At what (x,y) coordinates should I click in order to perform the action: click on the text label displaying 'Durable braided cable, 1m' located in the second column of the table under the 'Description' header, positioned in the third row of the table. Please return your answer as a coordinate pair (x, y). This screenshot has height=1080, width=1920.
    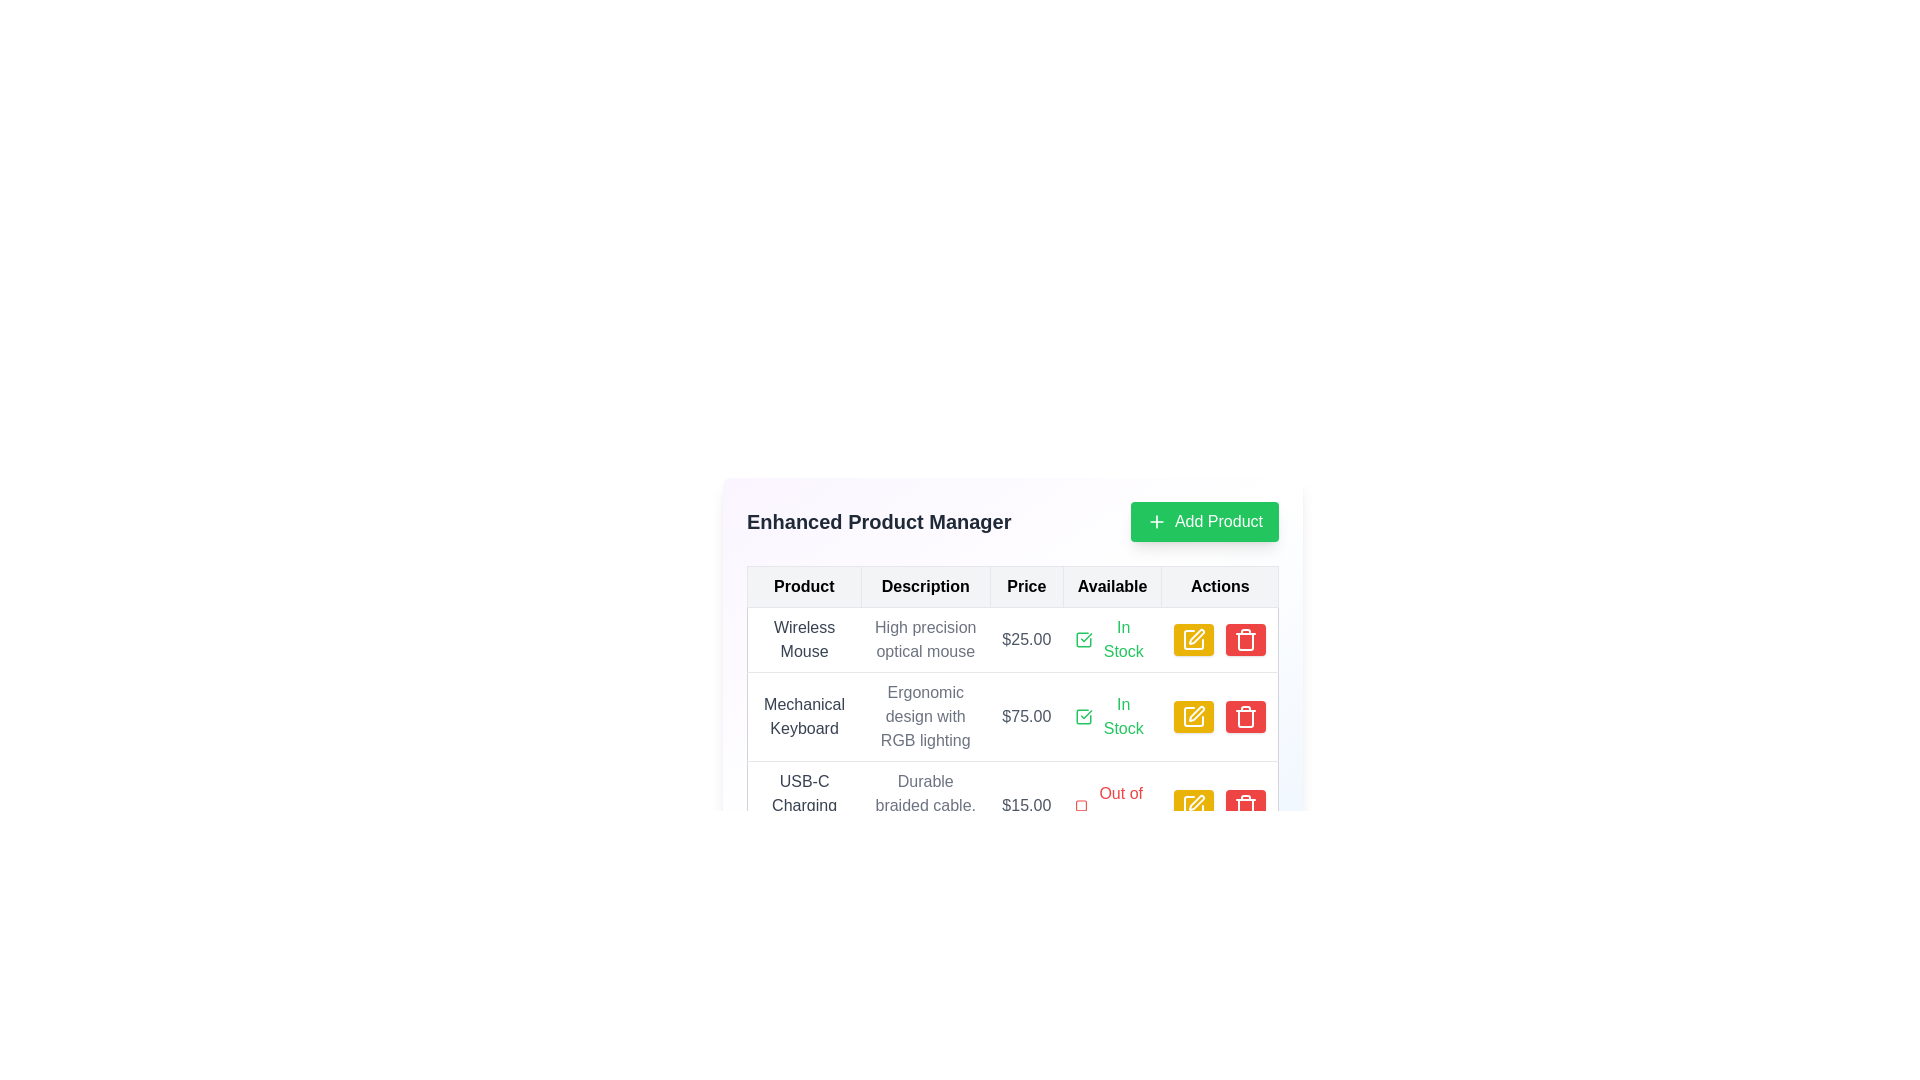
    Looking at the image, I should click on (924, 805).